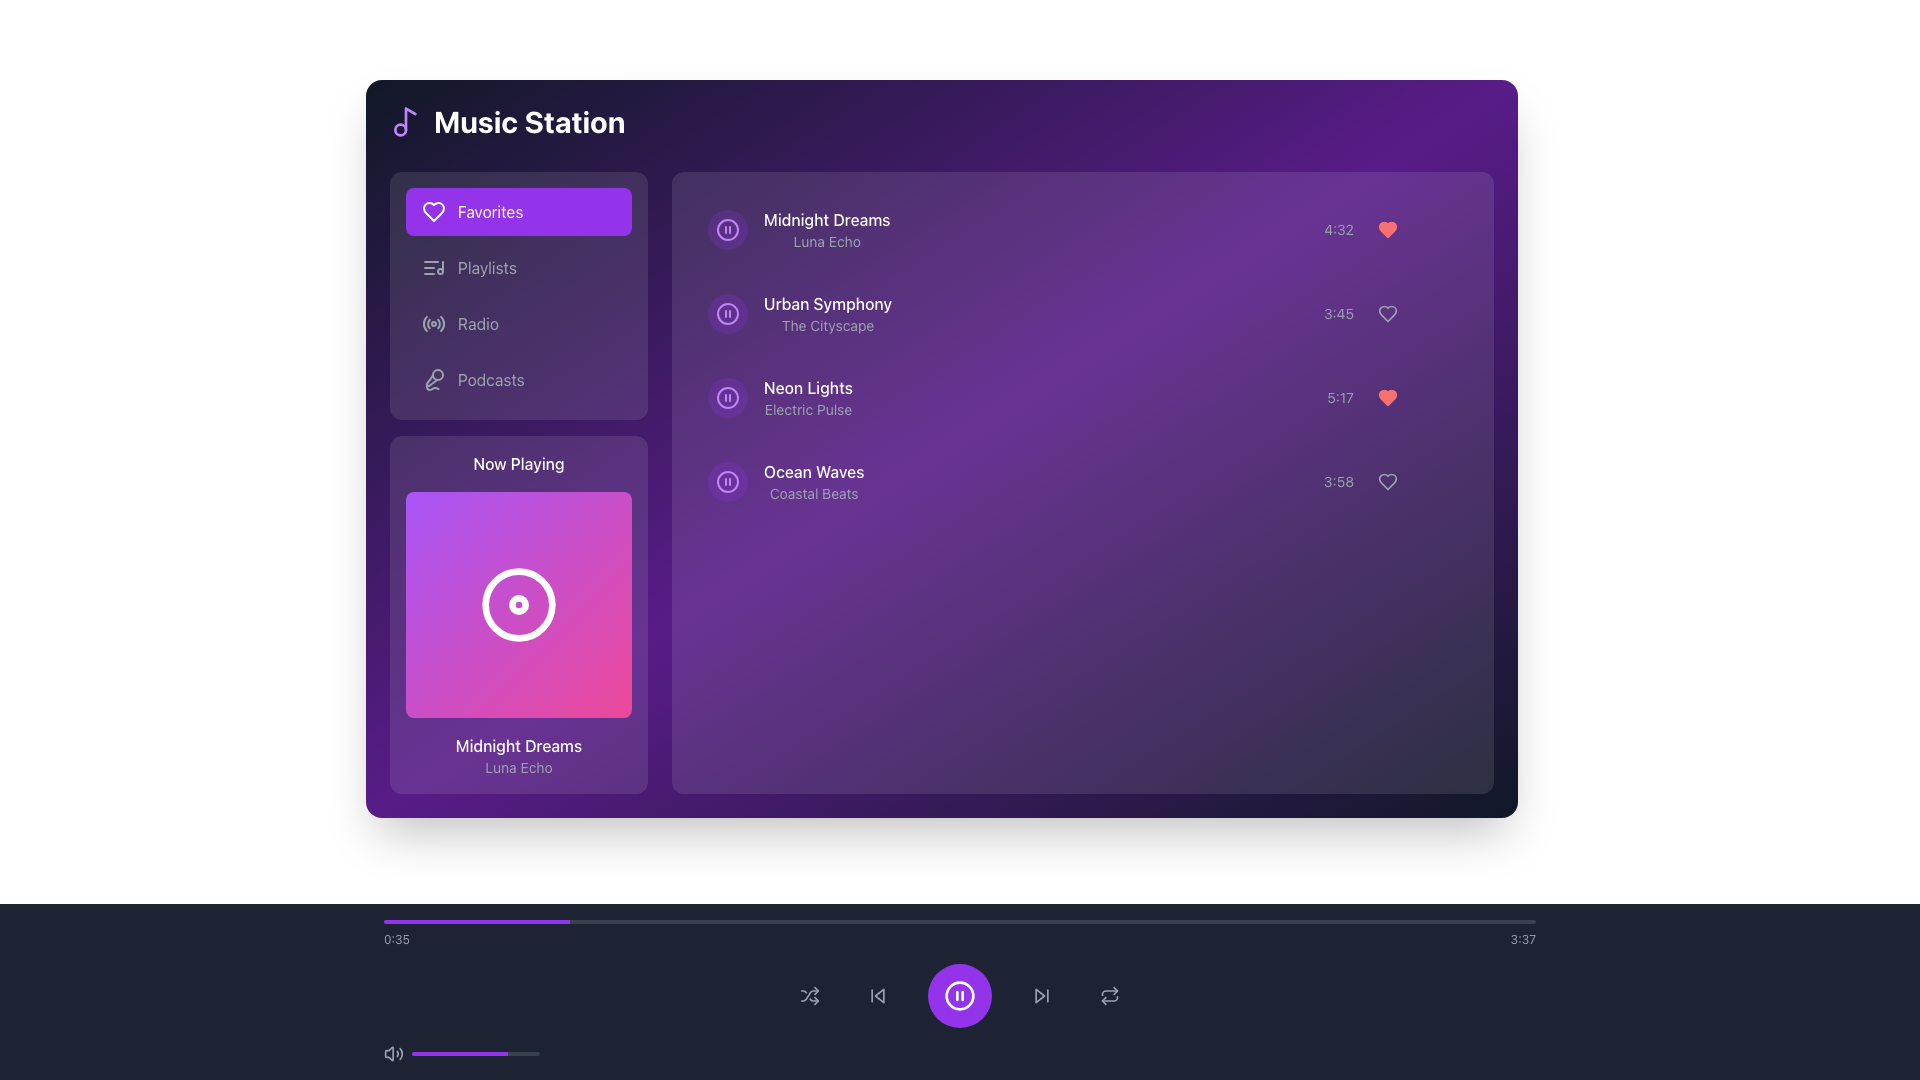 The height and width of the screenshot is (1080, 1920). What do you see at coordinates (814, 493) in the screenshot?
I see `the text label providing additional information for the audio track 'Ocean Waves' located in the right-side panel under the 'Now Playing' section` at bounding box center [814, 493].